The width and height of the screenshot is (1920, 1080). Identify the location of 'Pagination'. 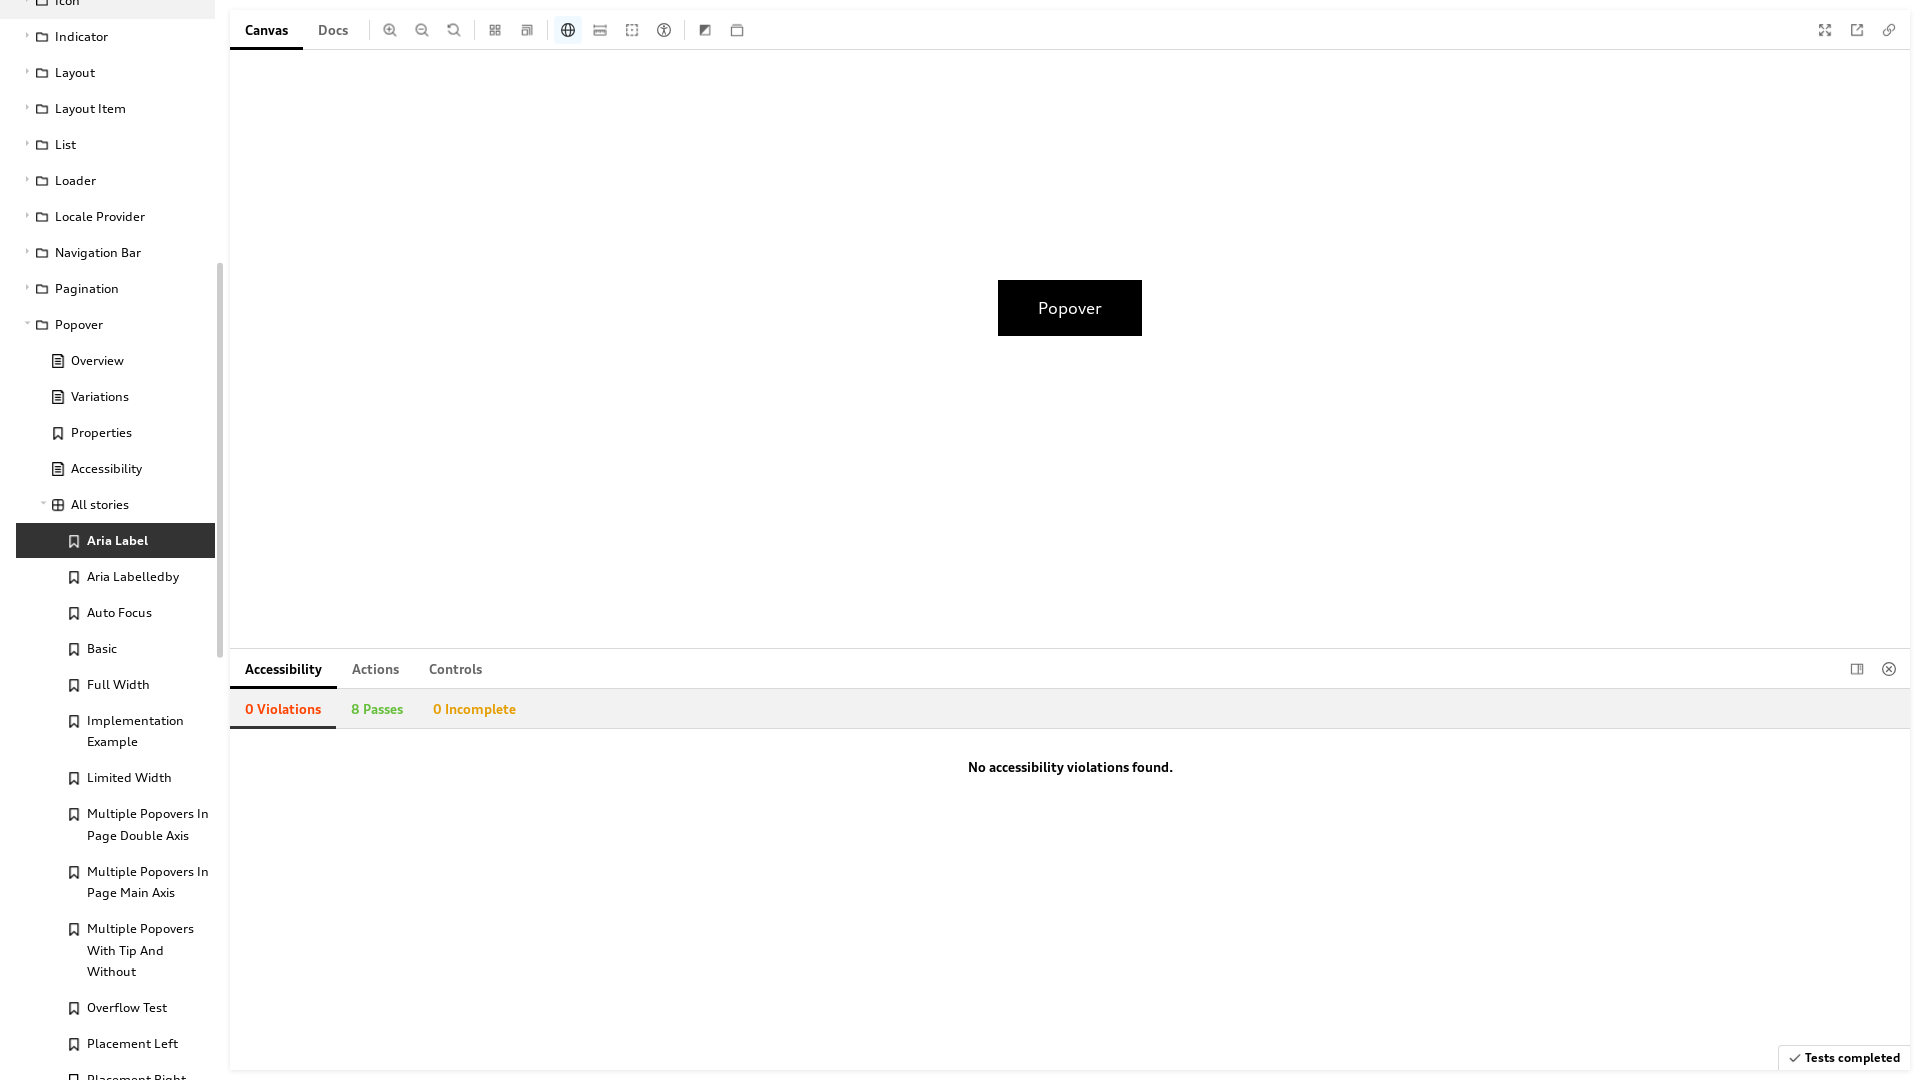
(106, 289).